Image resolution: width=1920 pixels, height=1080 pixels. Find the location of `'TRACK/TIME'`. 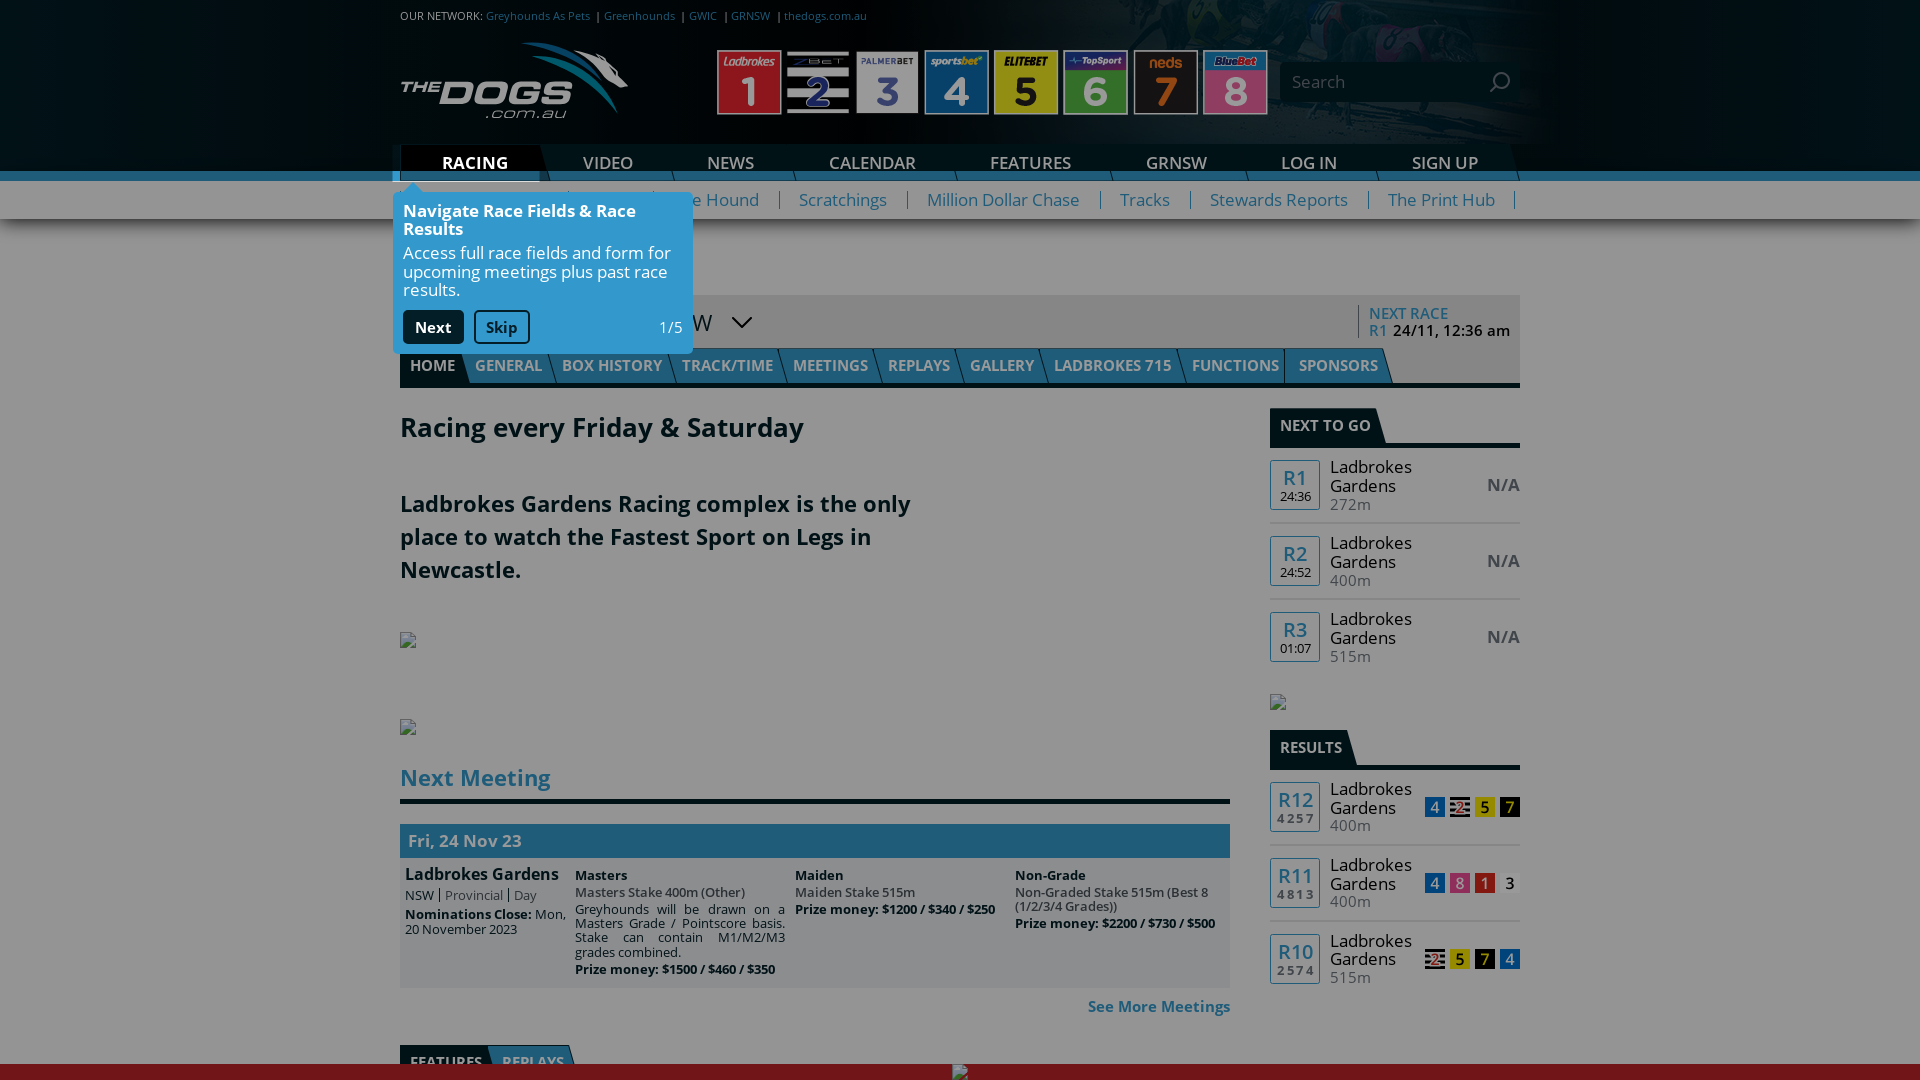

'TRACK/TIME' is located at coordinates (726, 365).